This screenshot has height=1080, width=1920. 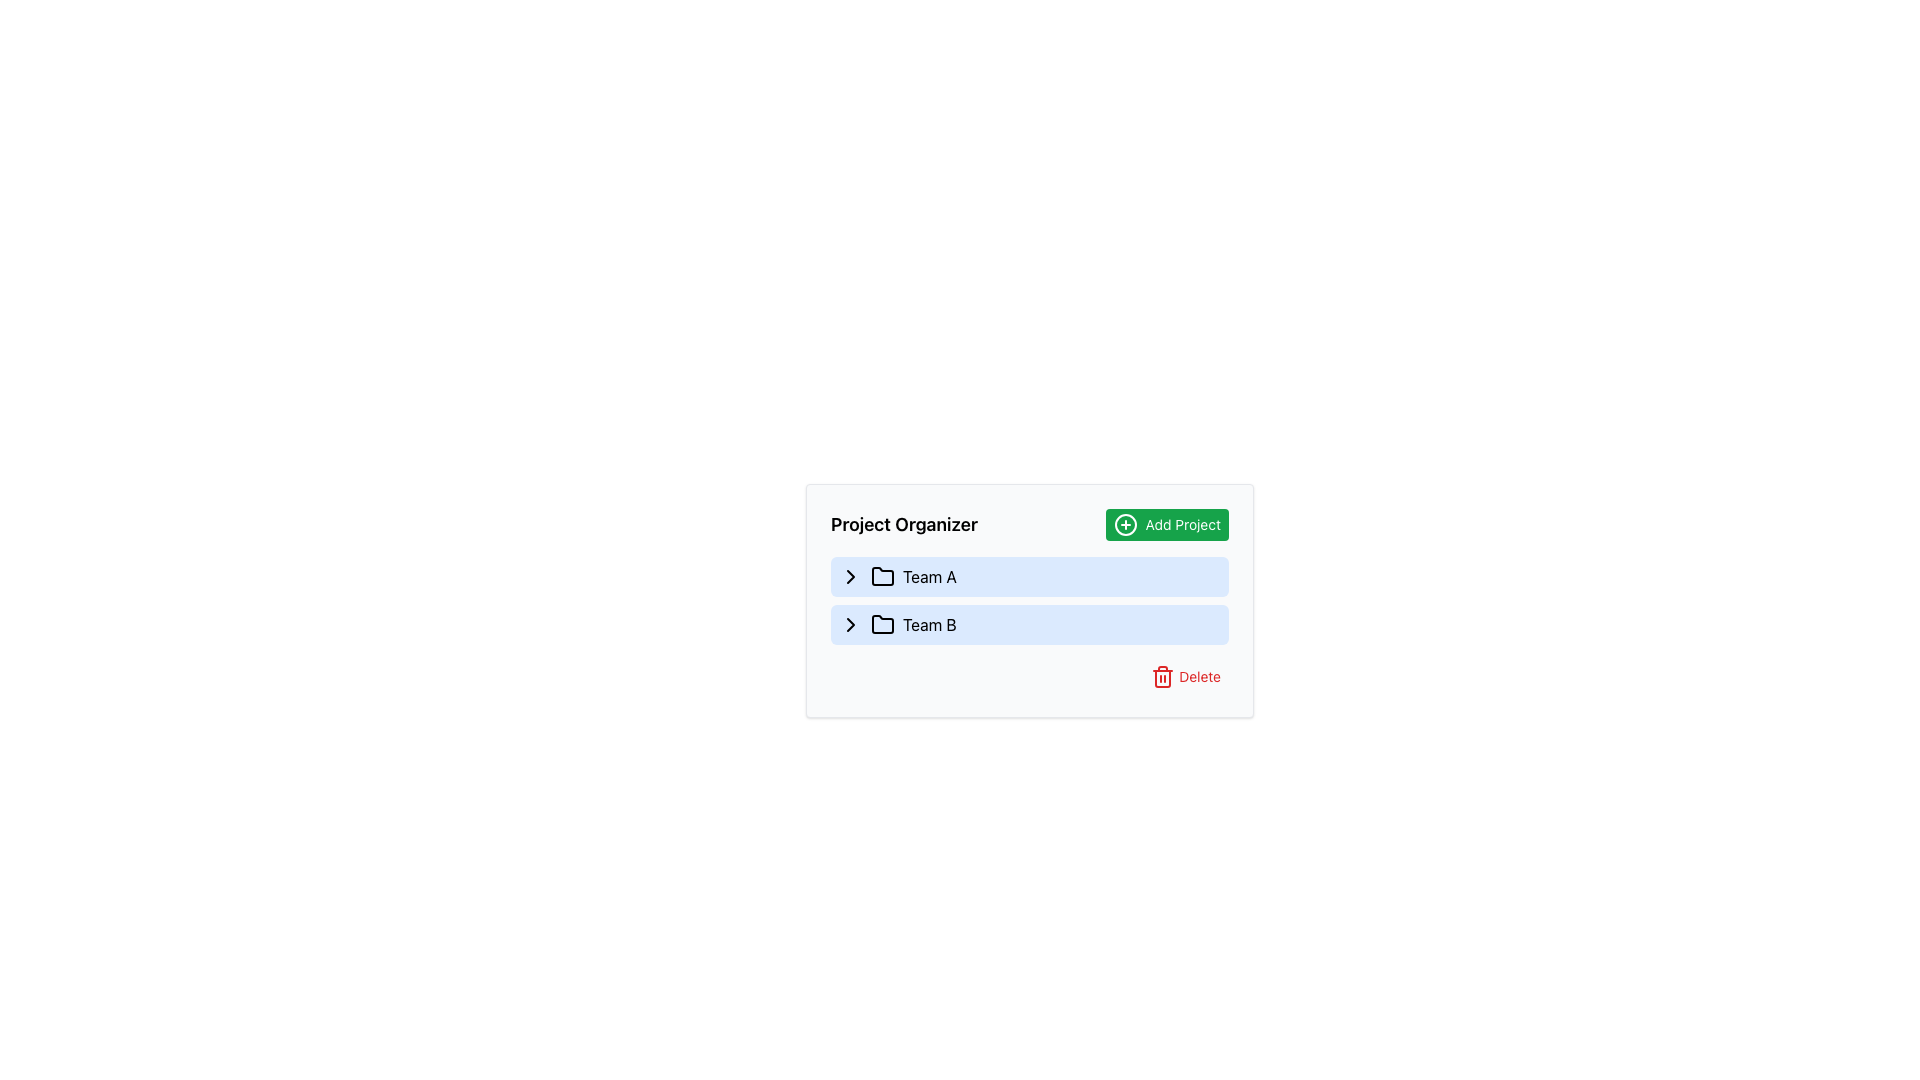 I want to click on the folder icon with a blue background and black stroke located in the 'Team B' list item, so click(x=882, y=623).